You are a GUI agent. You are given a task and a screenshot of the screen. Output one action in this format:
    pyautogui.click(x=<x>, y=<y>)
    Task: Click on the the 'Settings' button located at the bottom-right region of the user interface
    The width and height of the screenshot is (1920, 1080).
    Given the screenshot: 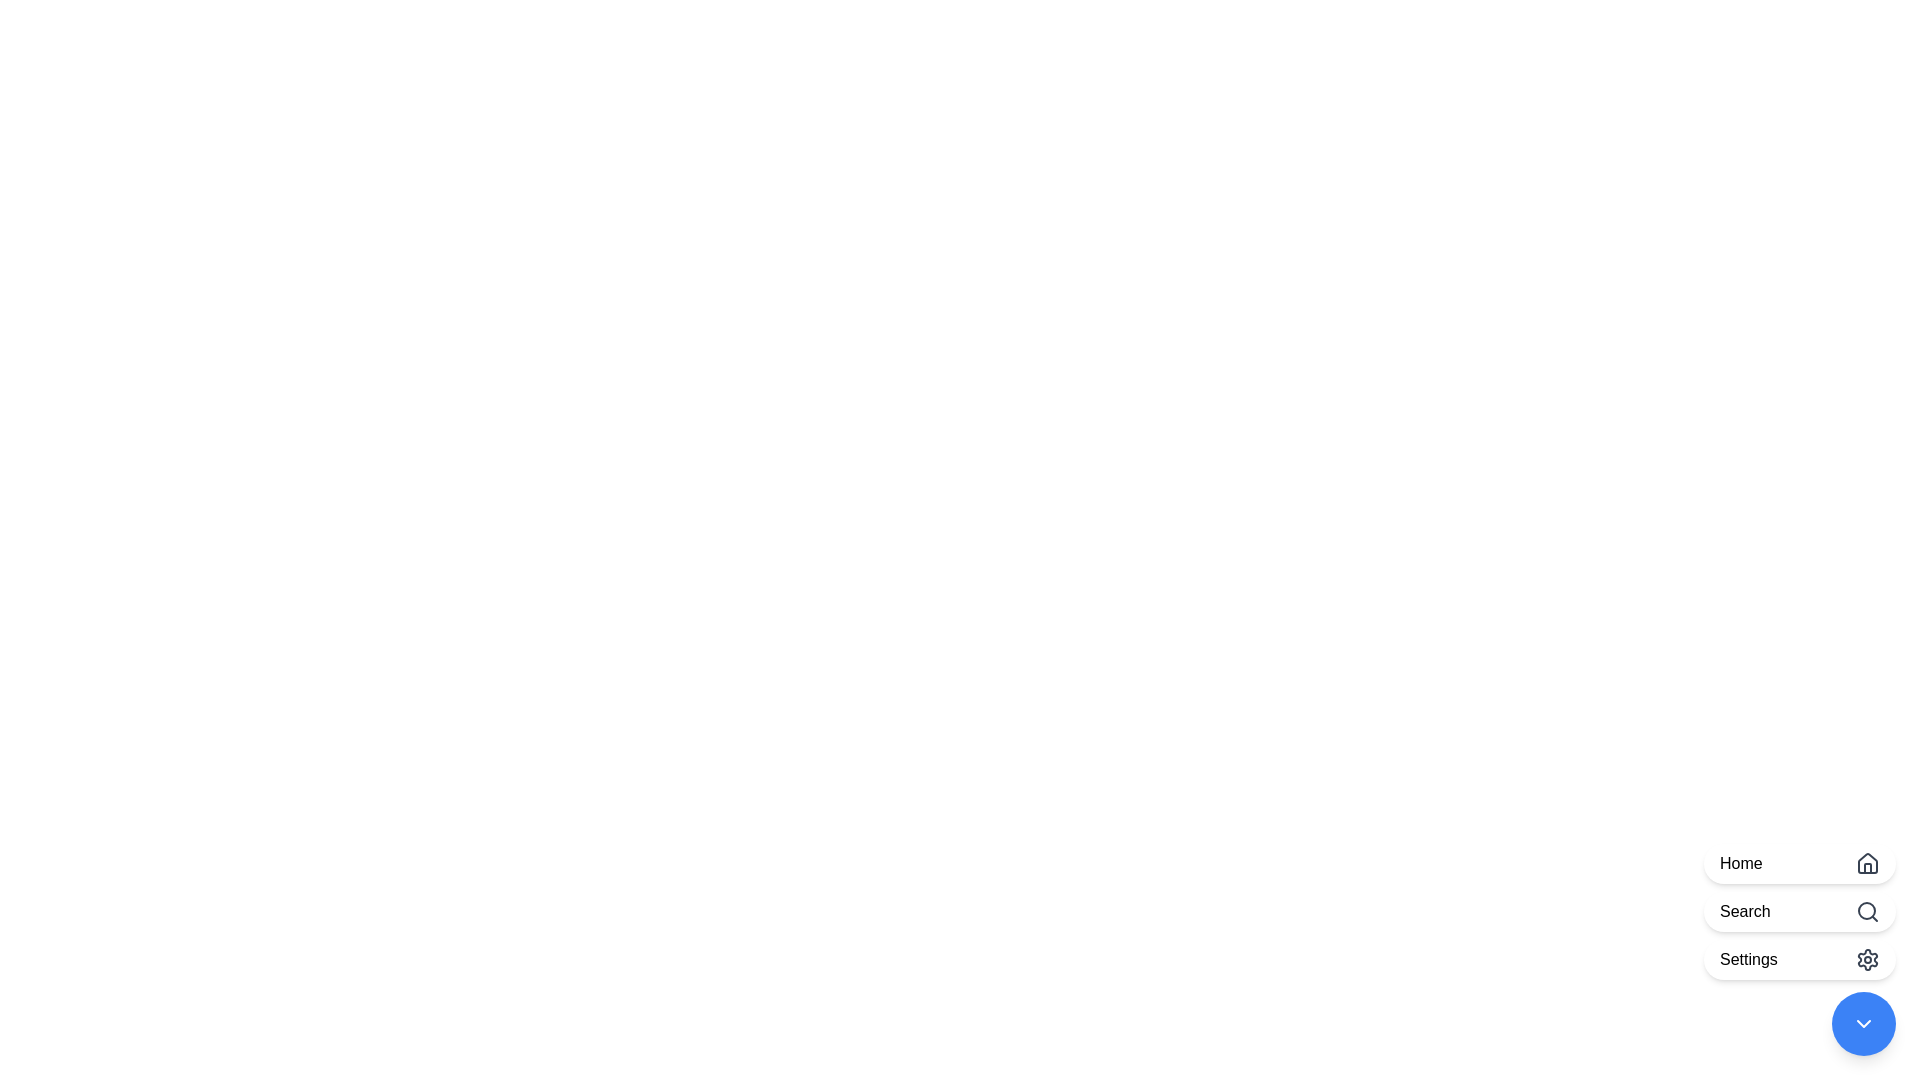 What is the action you would take?
    pyautogui.click(x=1800, y=948)
    